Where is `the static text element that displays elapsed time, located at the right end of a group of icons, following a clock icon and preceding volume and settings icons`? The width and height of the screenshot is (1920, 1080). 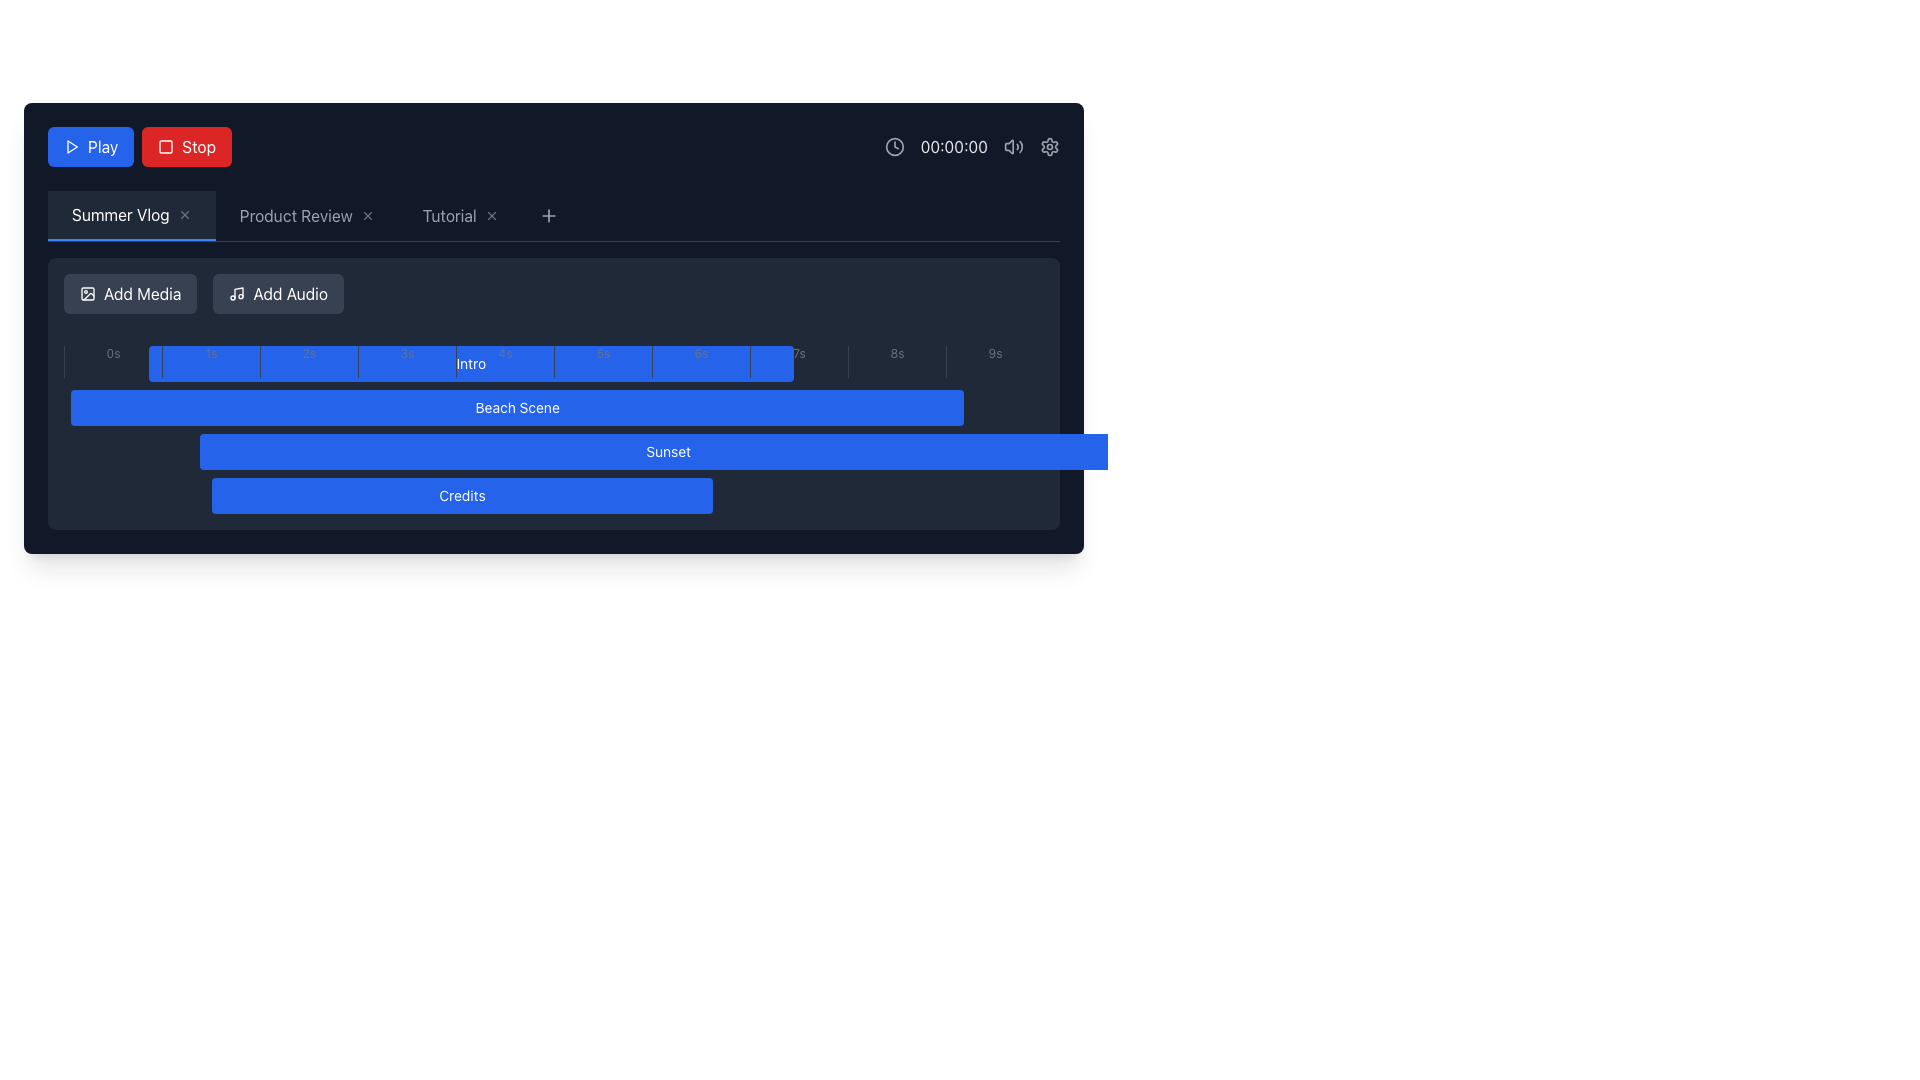 the static text element that displays elapsed time, located at the right end of a group of icons, following a clock icon and preceding volume and settings icons is located at coordinates (972, 145).